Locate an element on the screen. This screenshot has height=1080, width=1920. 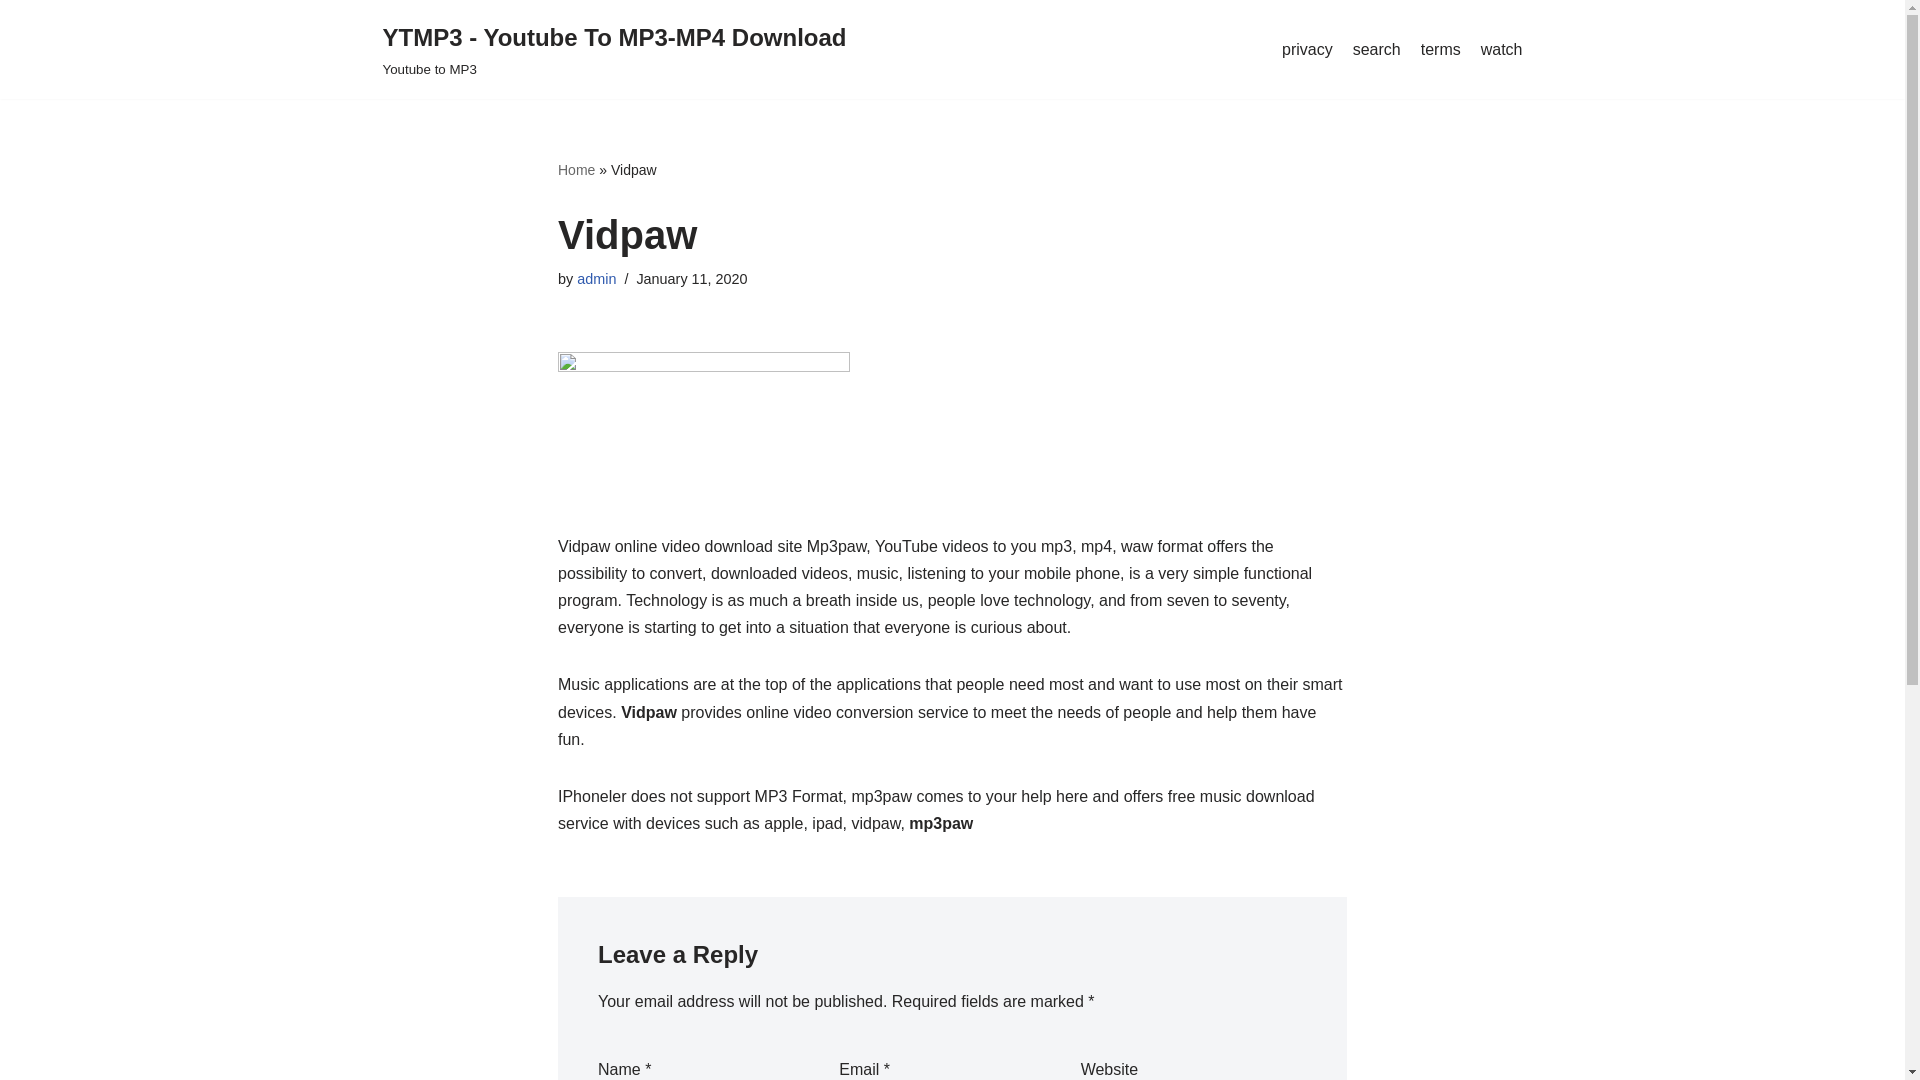
'admin' is located at coordinates (595, 278).